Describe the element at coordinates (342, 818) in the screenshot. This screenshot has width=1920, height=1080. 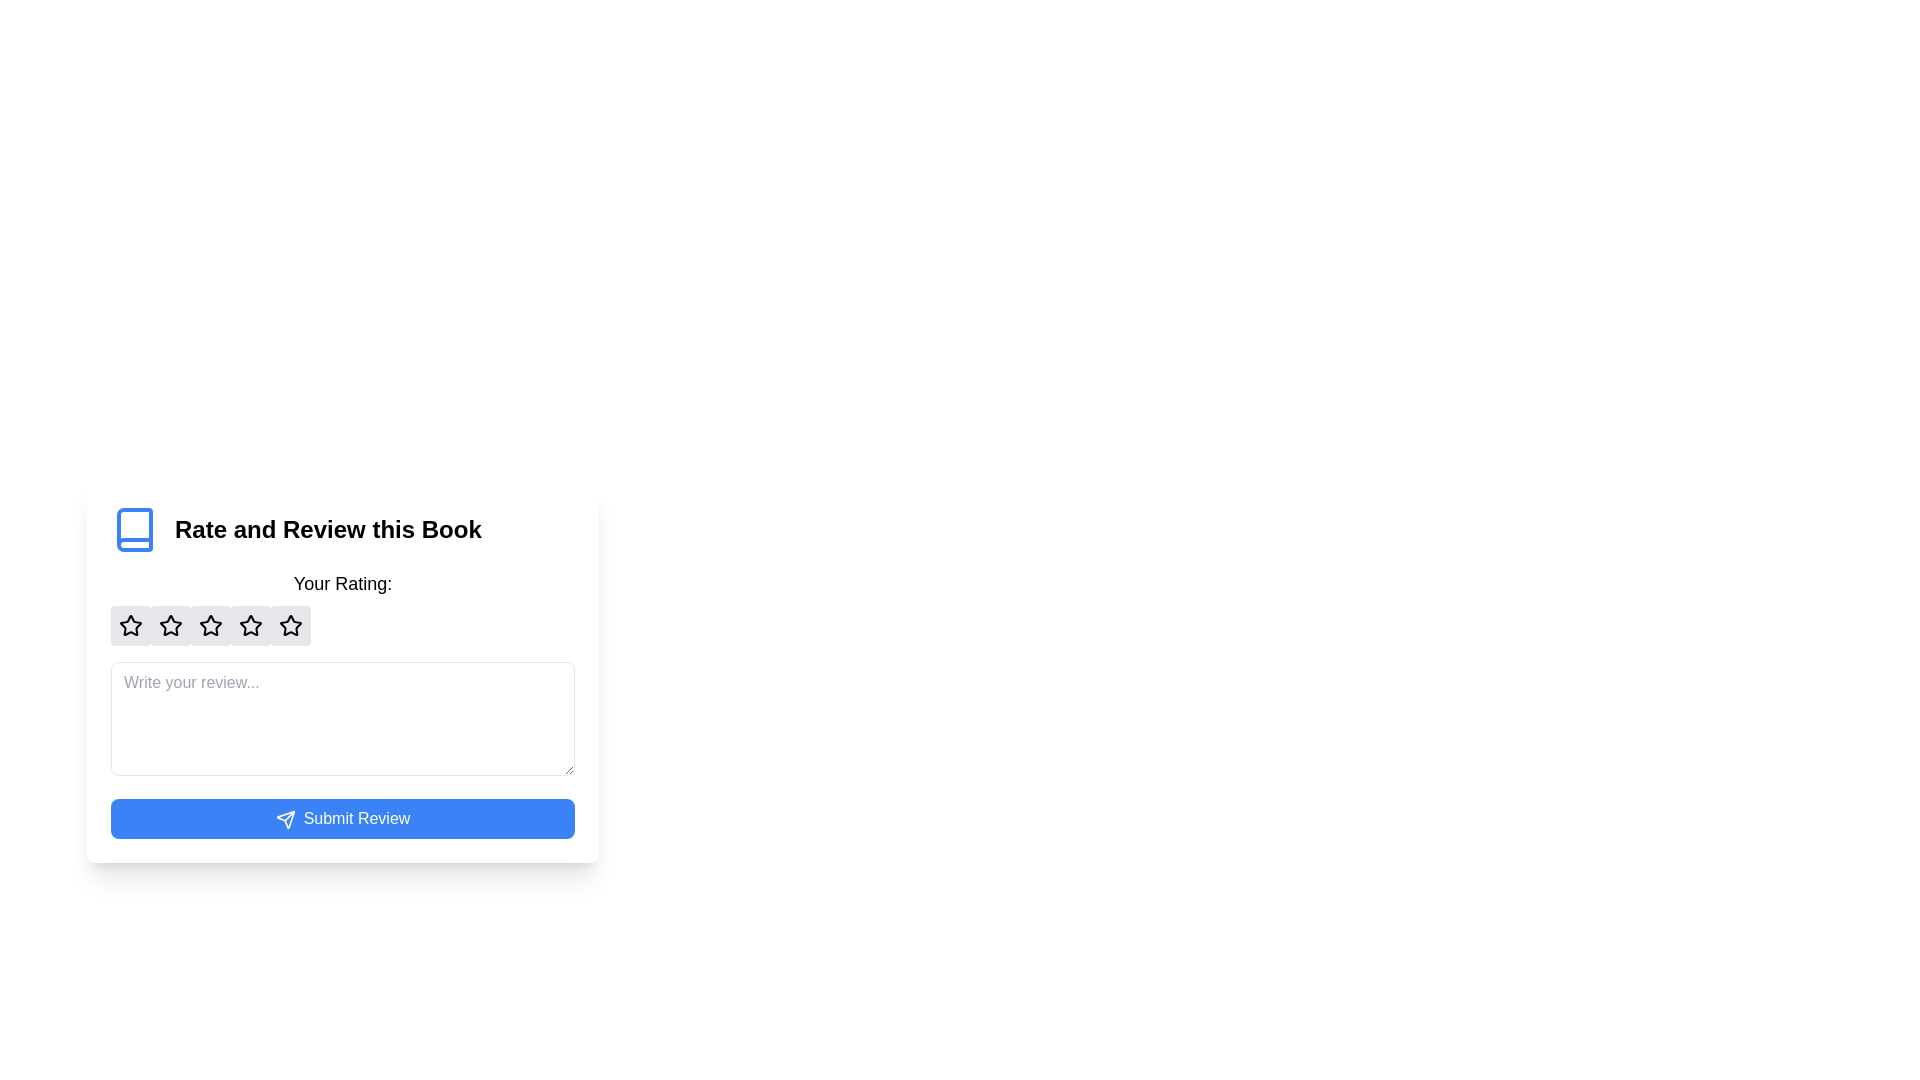
I see `the submit review button located below the 'Write your review...' text input field to activate it` at that location.